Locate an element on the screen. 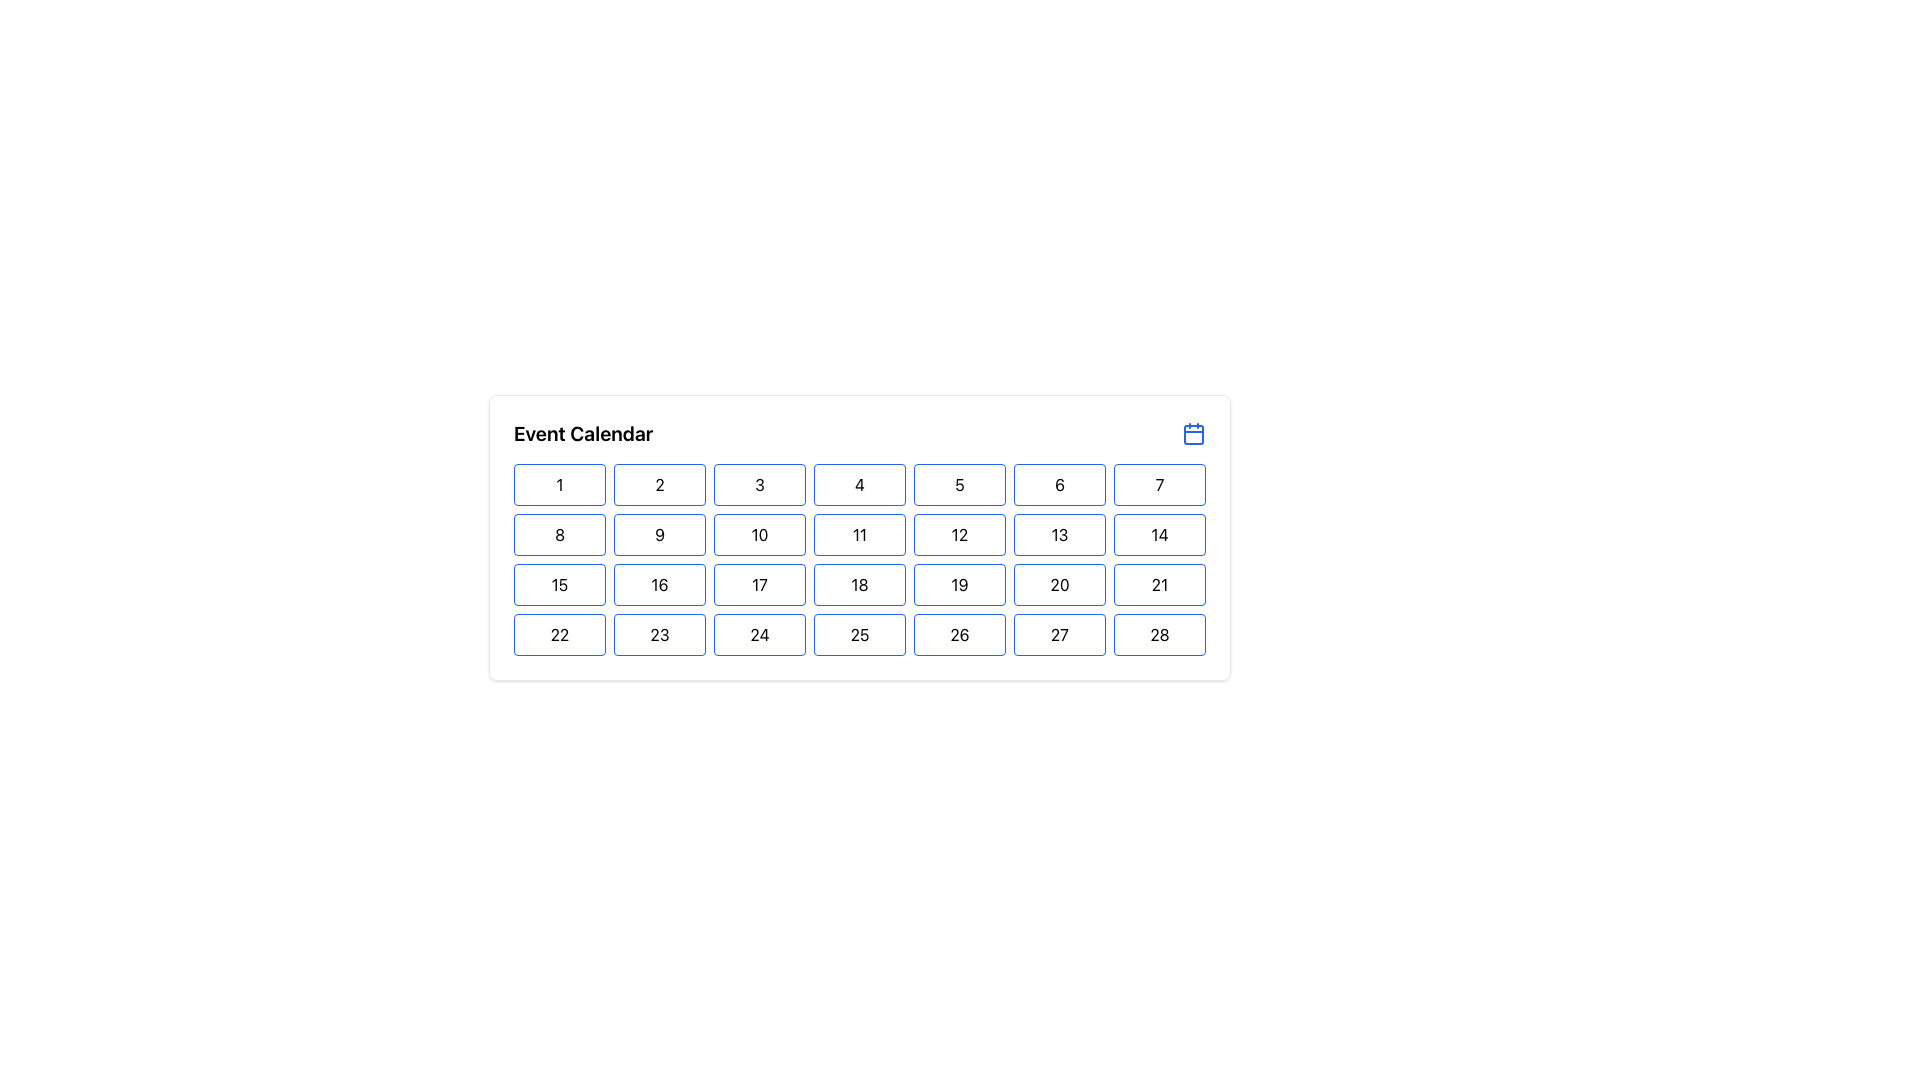  the button labeled '20' using keyboard navigation is located at coordinates (1059, 585).